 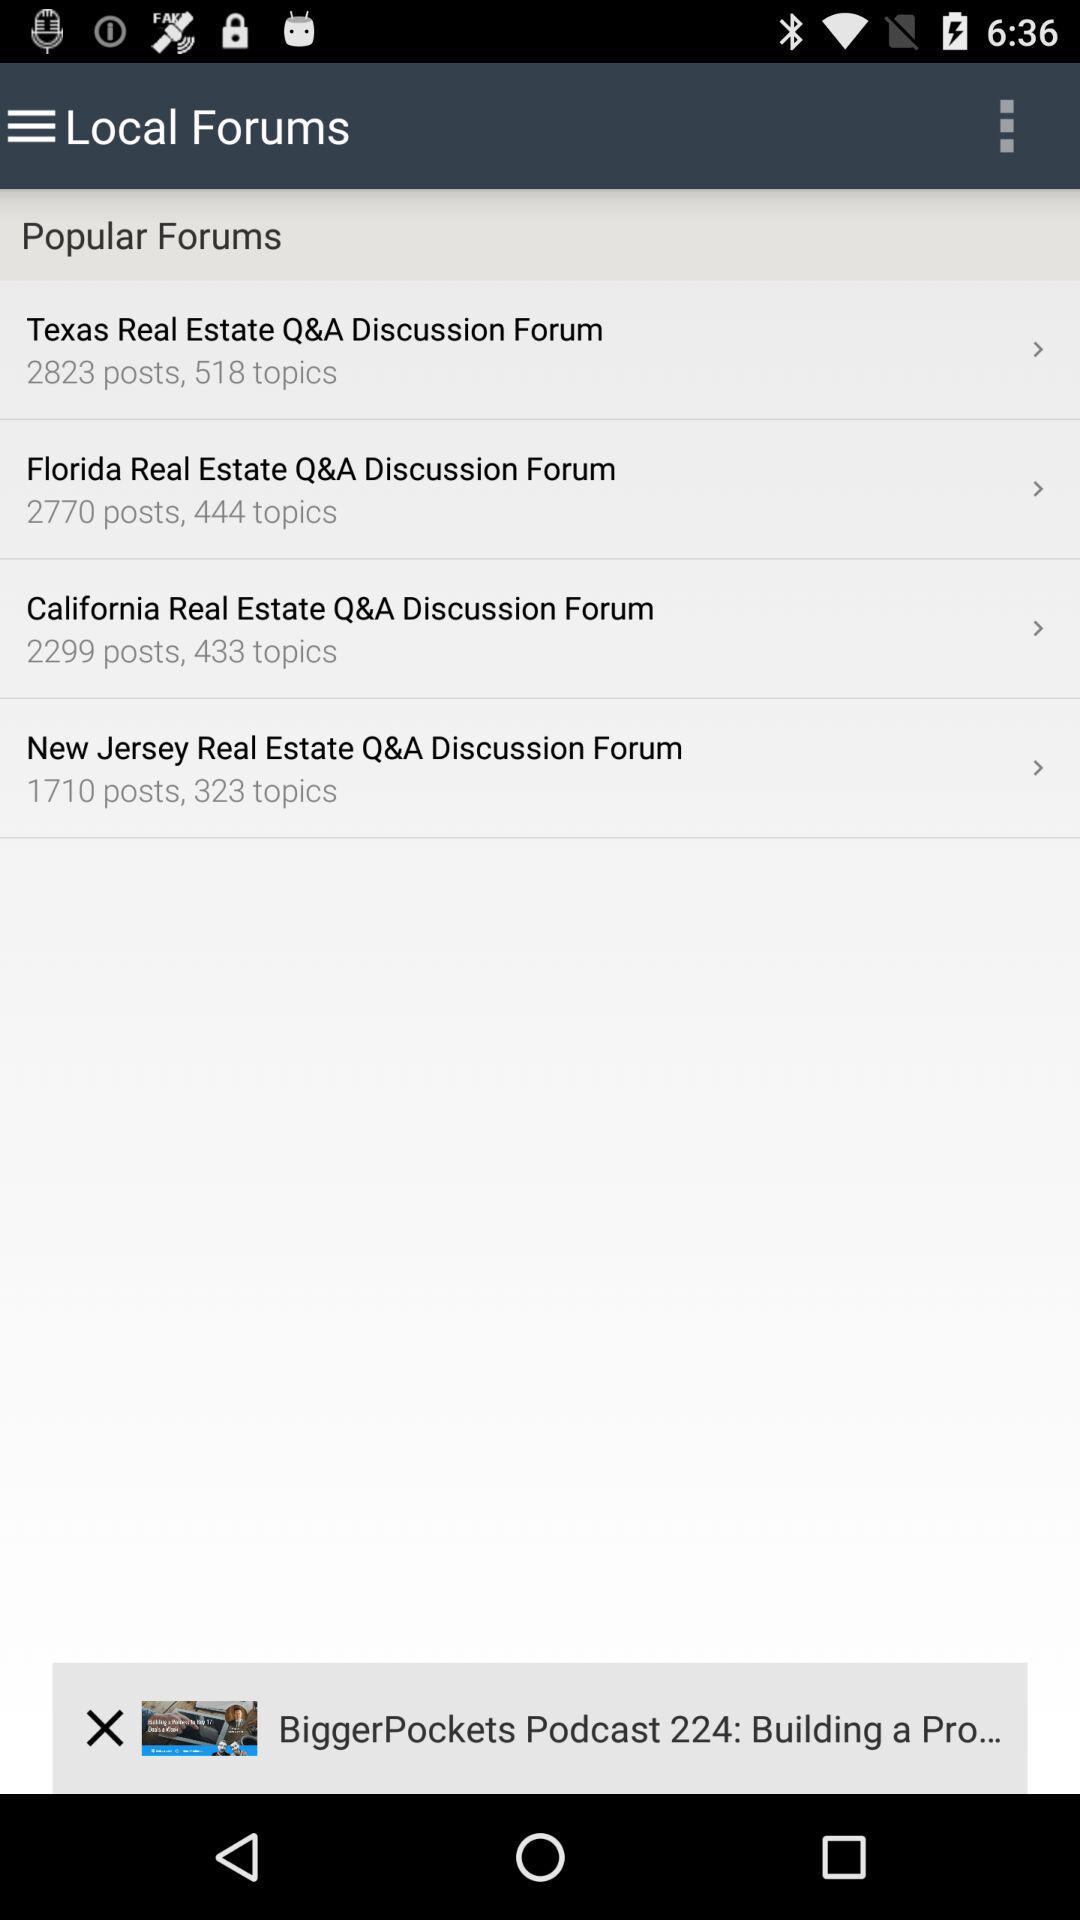 I want to click on the icon below the 2299 posts 433, so click(x=1036, y=767).